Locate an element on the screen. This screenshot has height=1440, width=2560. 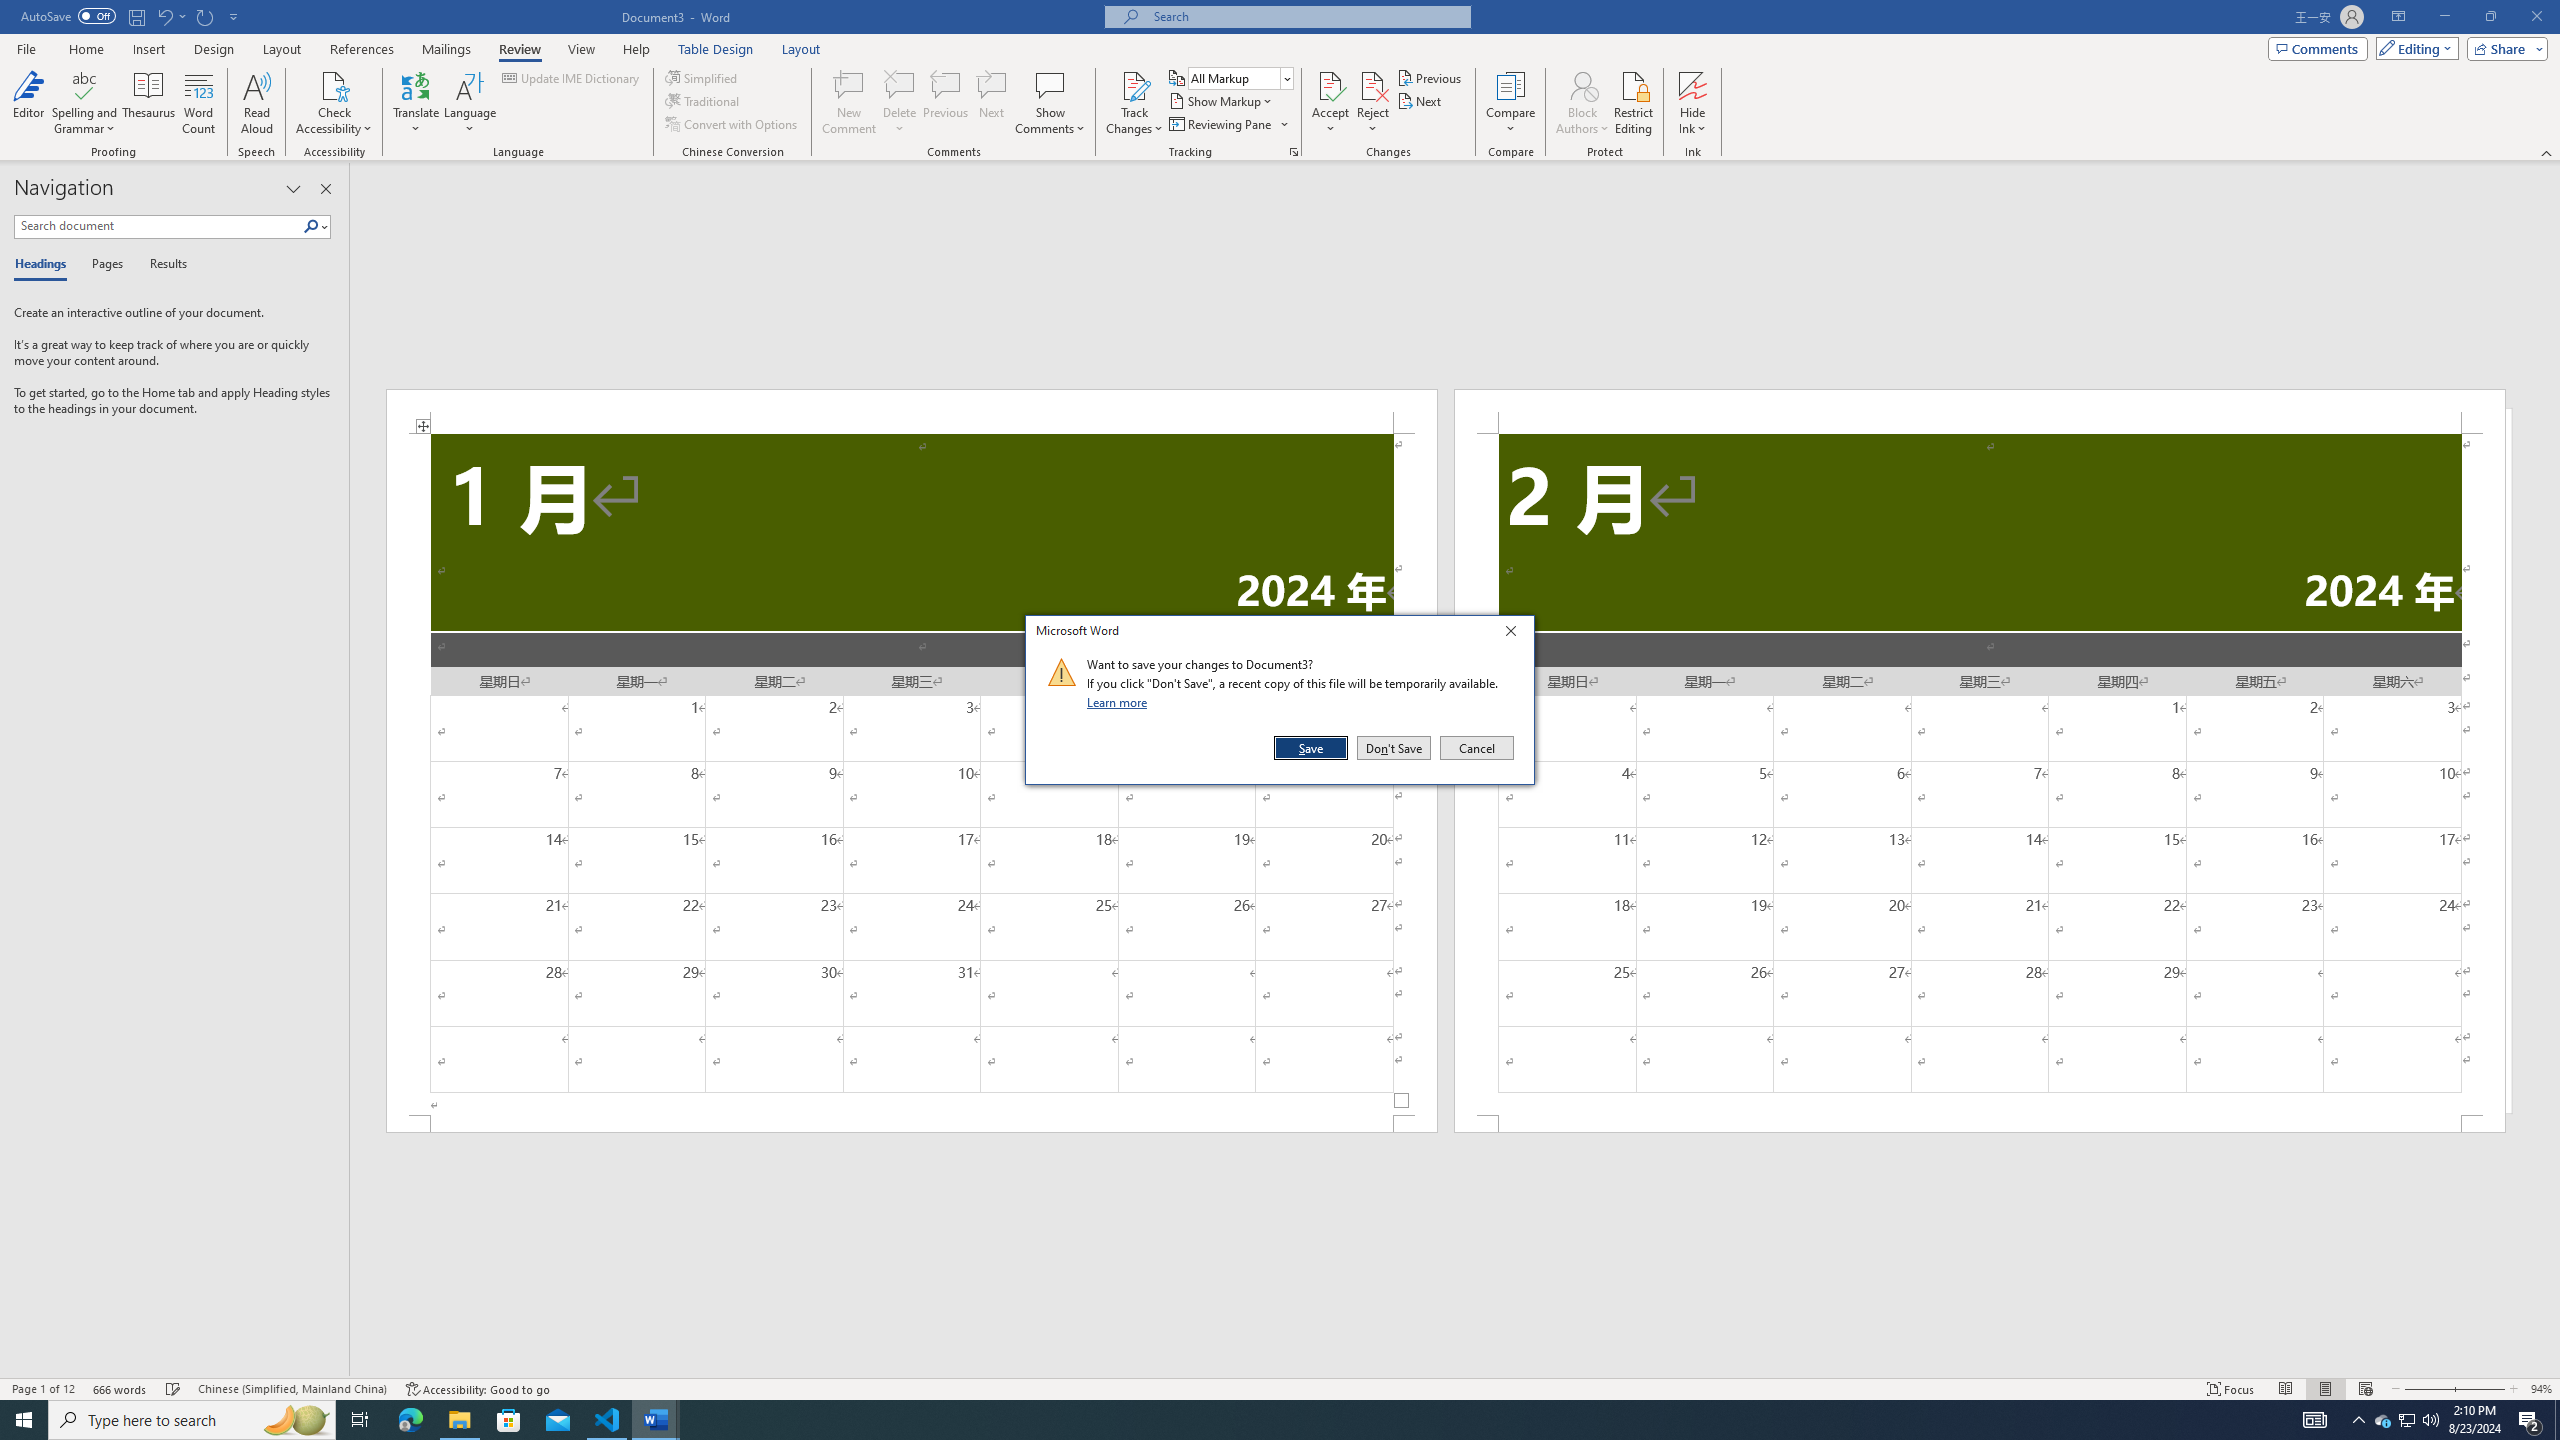
'Results' is located at coordinates (160, 264).